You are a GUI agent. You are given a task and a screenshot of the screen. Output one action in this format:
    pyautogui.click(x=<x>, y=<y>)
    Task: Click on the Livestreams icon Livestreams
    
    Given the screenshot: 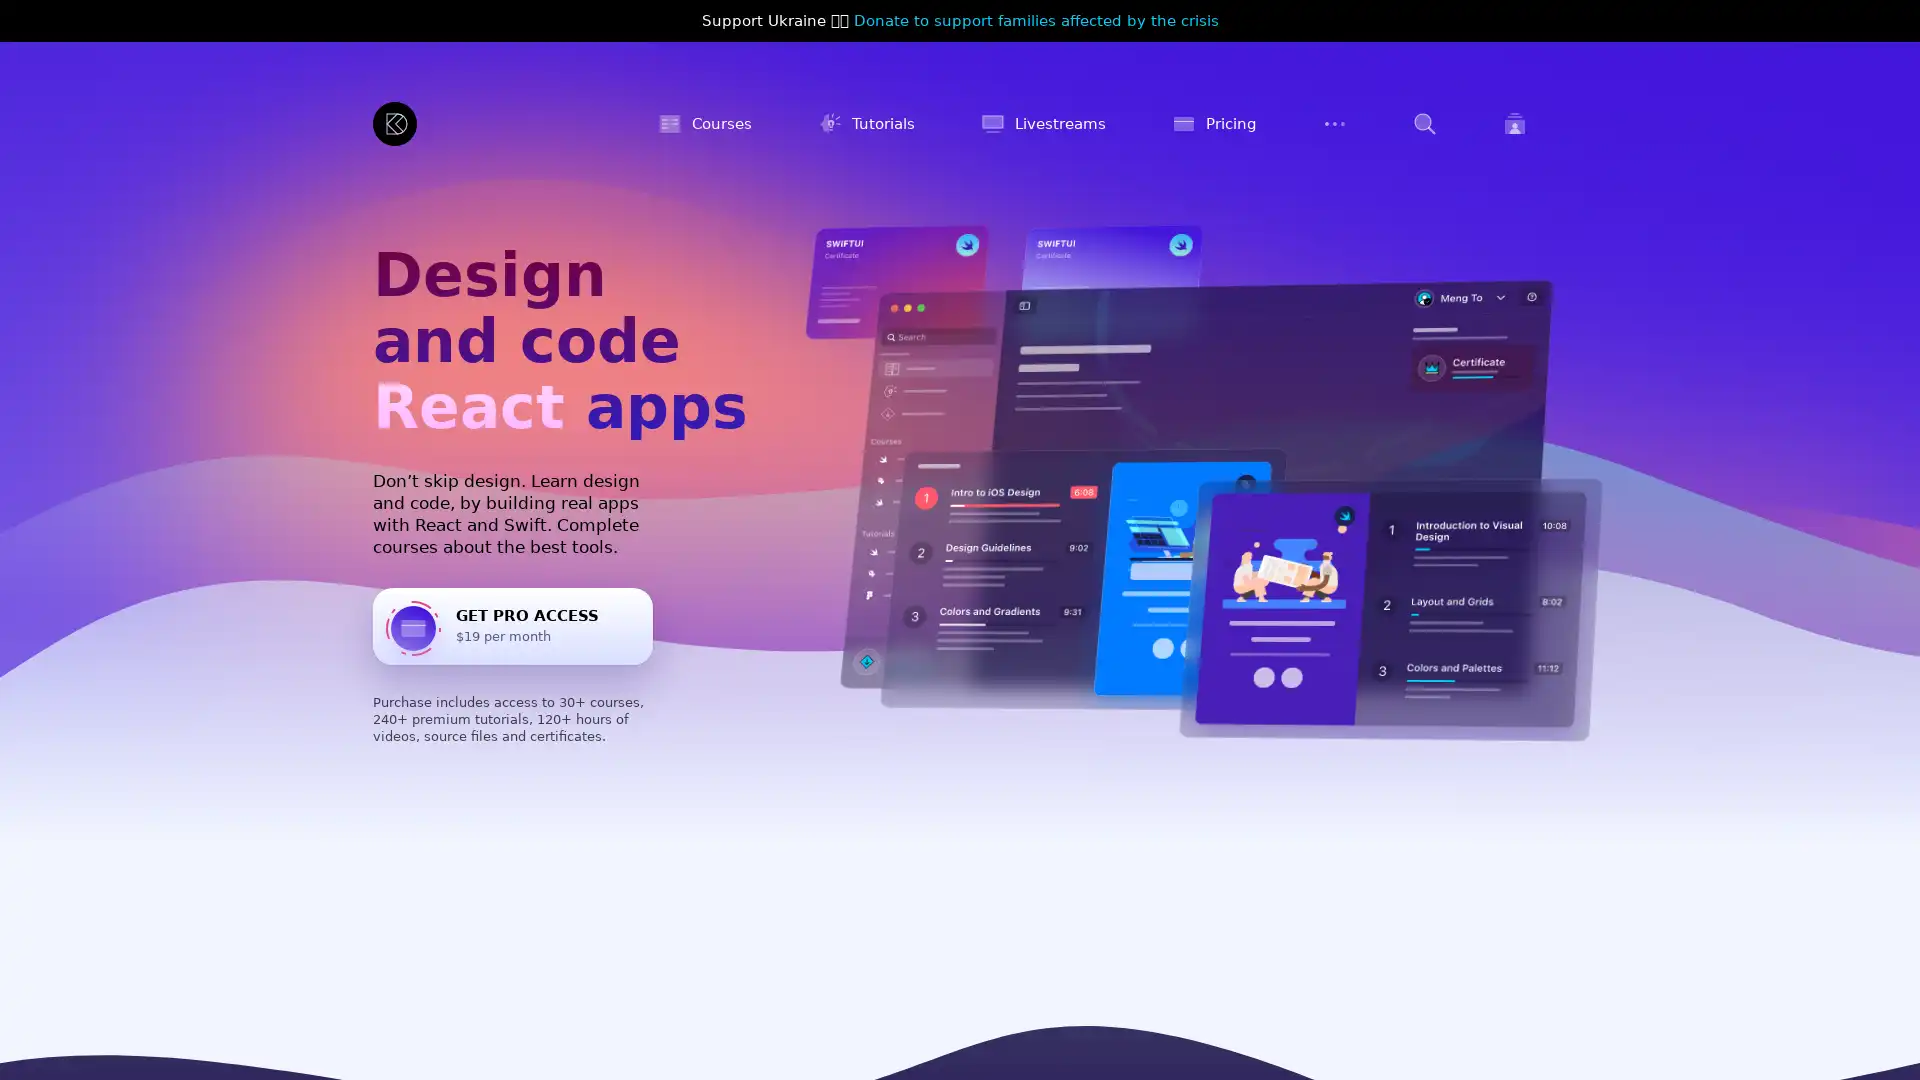 What is the action you would take?
    pyautogui.click(x=1042, y=123)
    